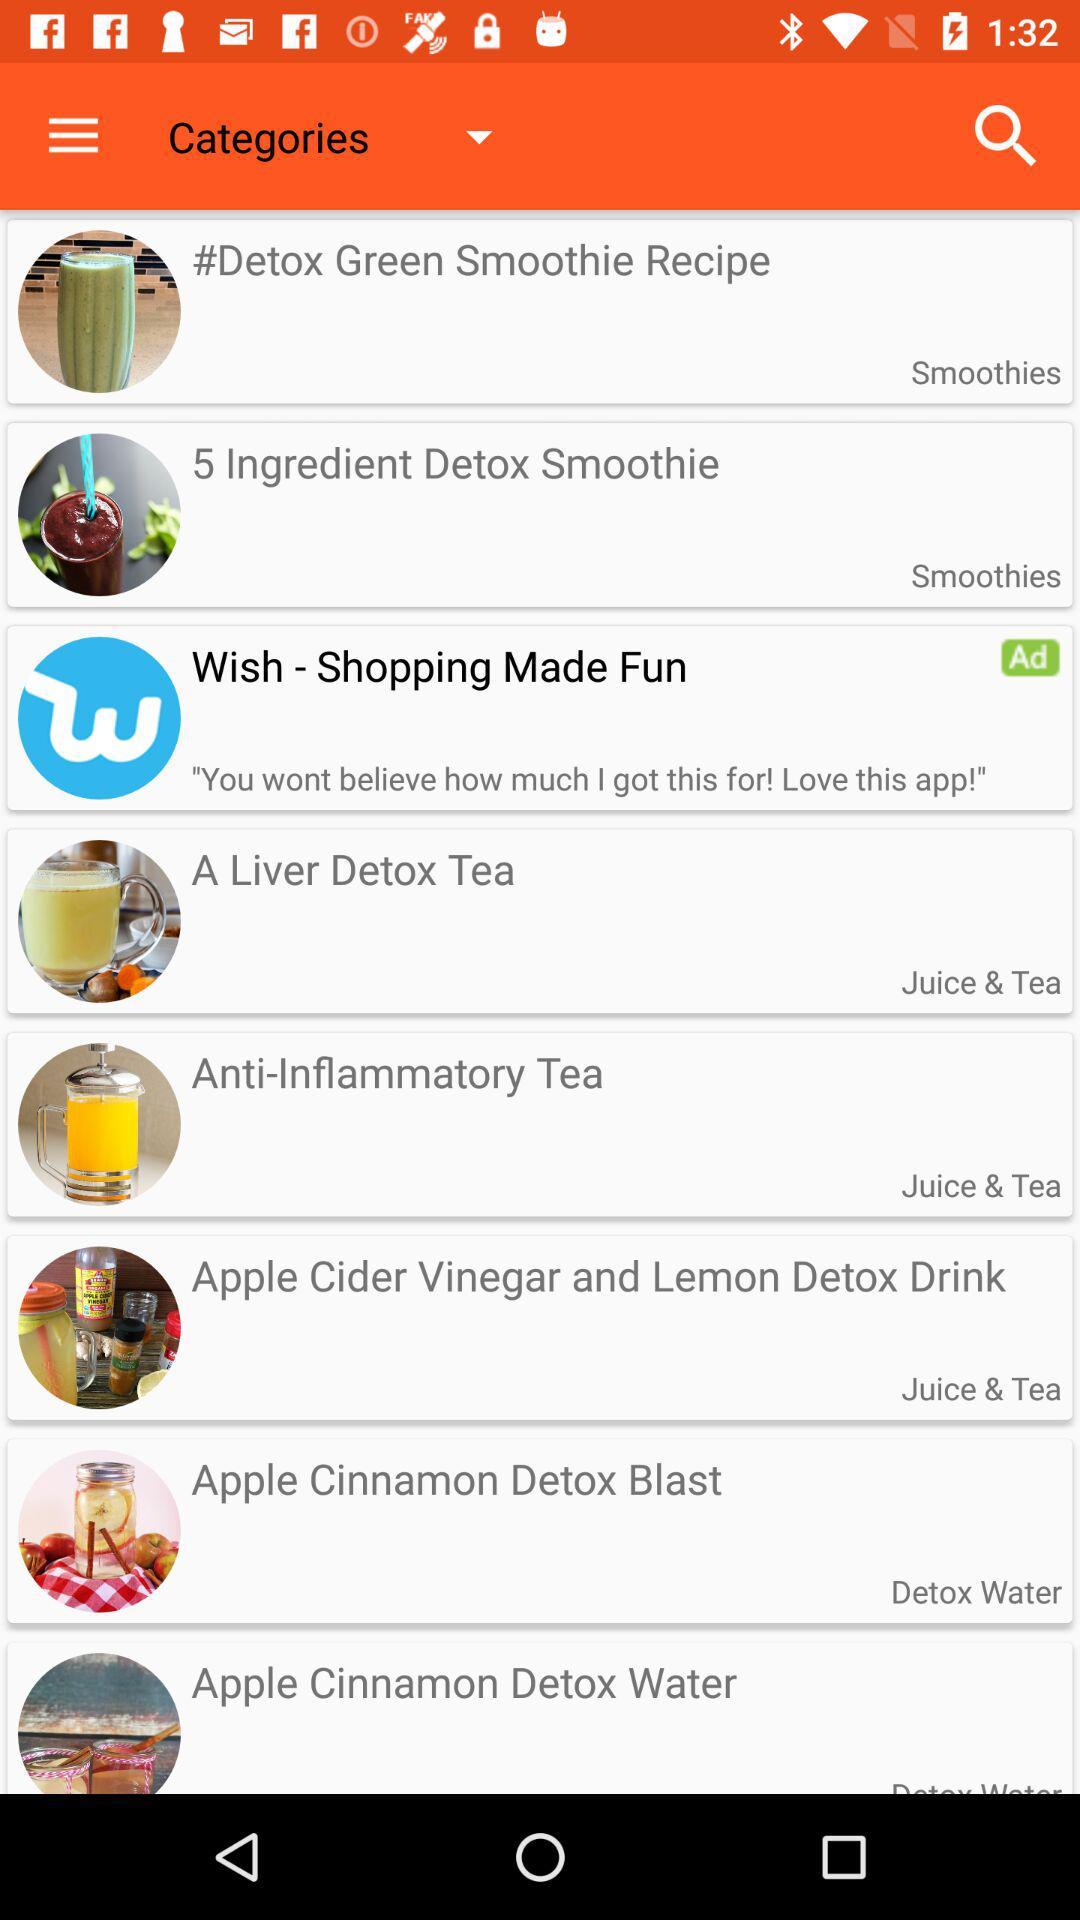 This screenshot has width=1080, height=1920. I want to click on the icon to the right of categories, so click(1006, 135).